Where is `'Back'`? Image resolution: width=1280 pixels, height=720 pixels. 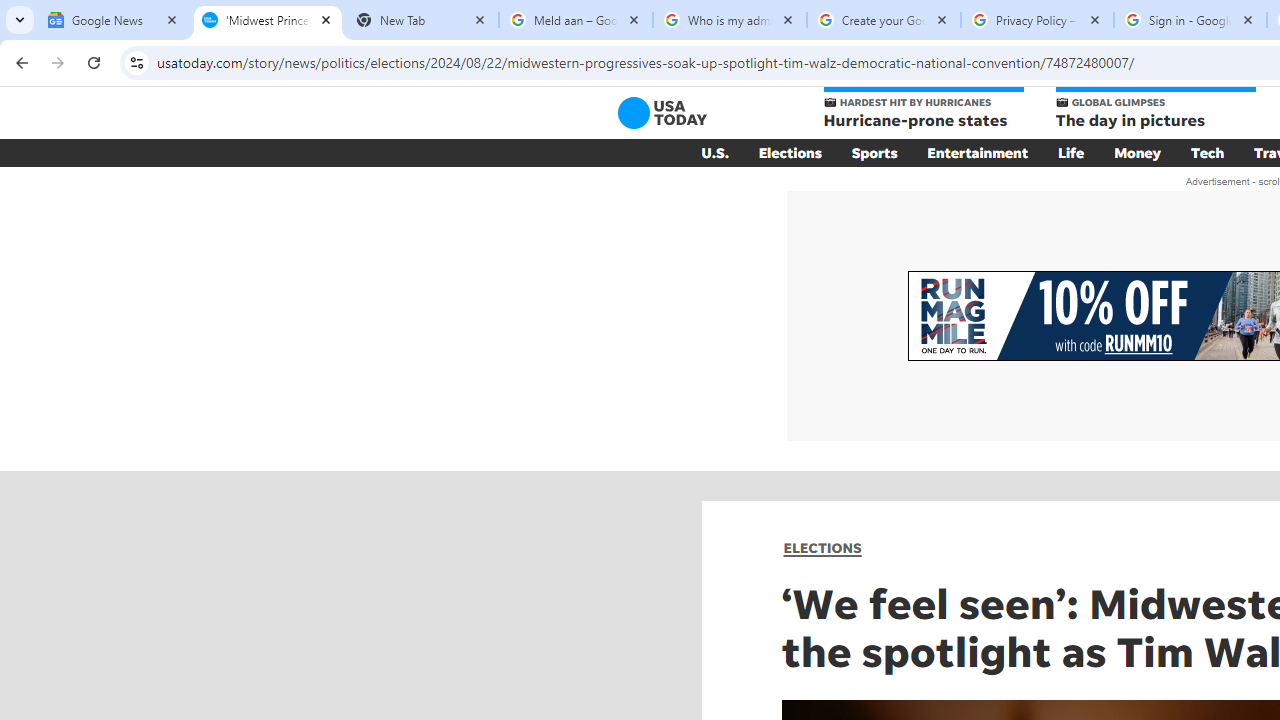 'Back' is located at coordinates (19, 61).